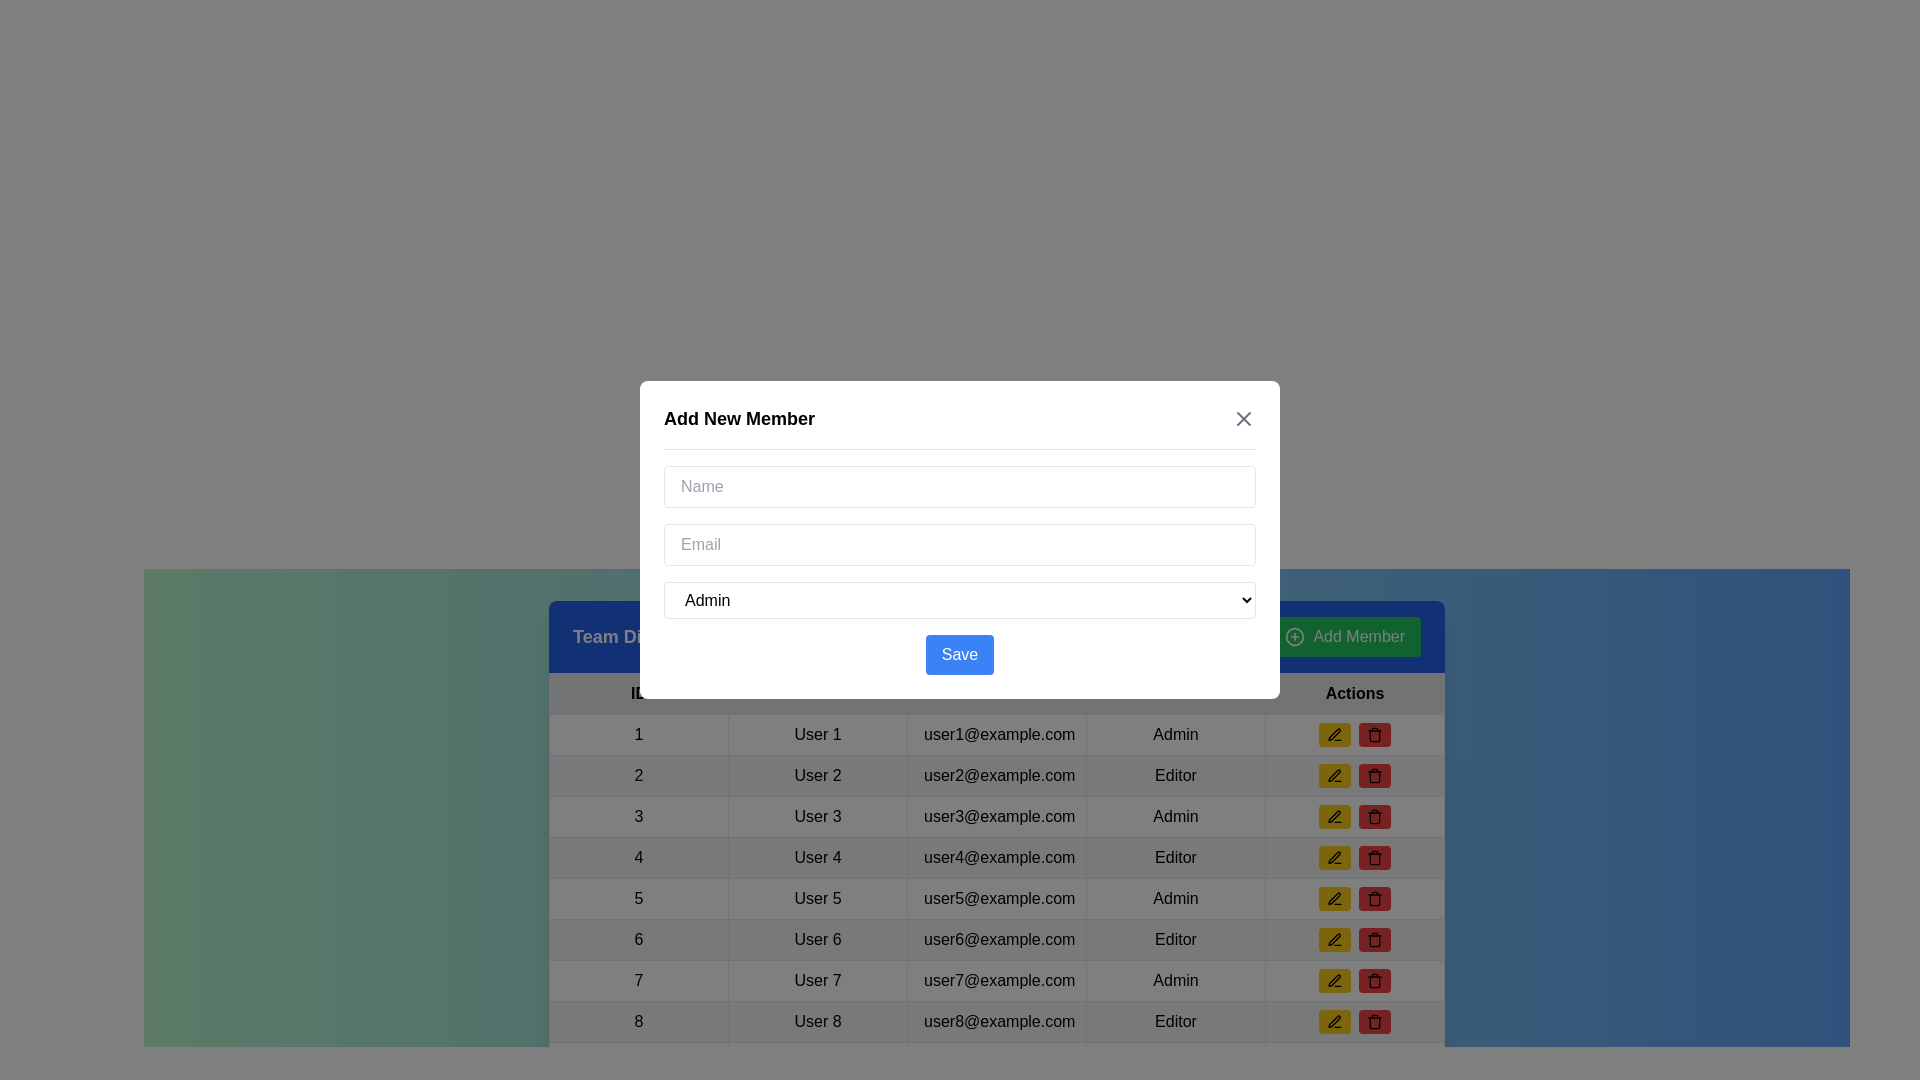 The width and height of the screenshot is (1920, 1080). Describe the element at coordinates (637, 817) in the screenshot. I see `the text display element containing the number '3' in the first column of the Team Details table, corresponding to 'User 3'` at that location.